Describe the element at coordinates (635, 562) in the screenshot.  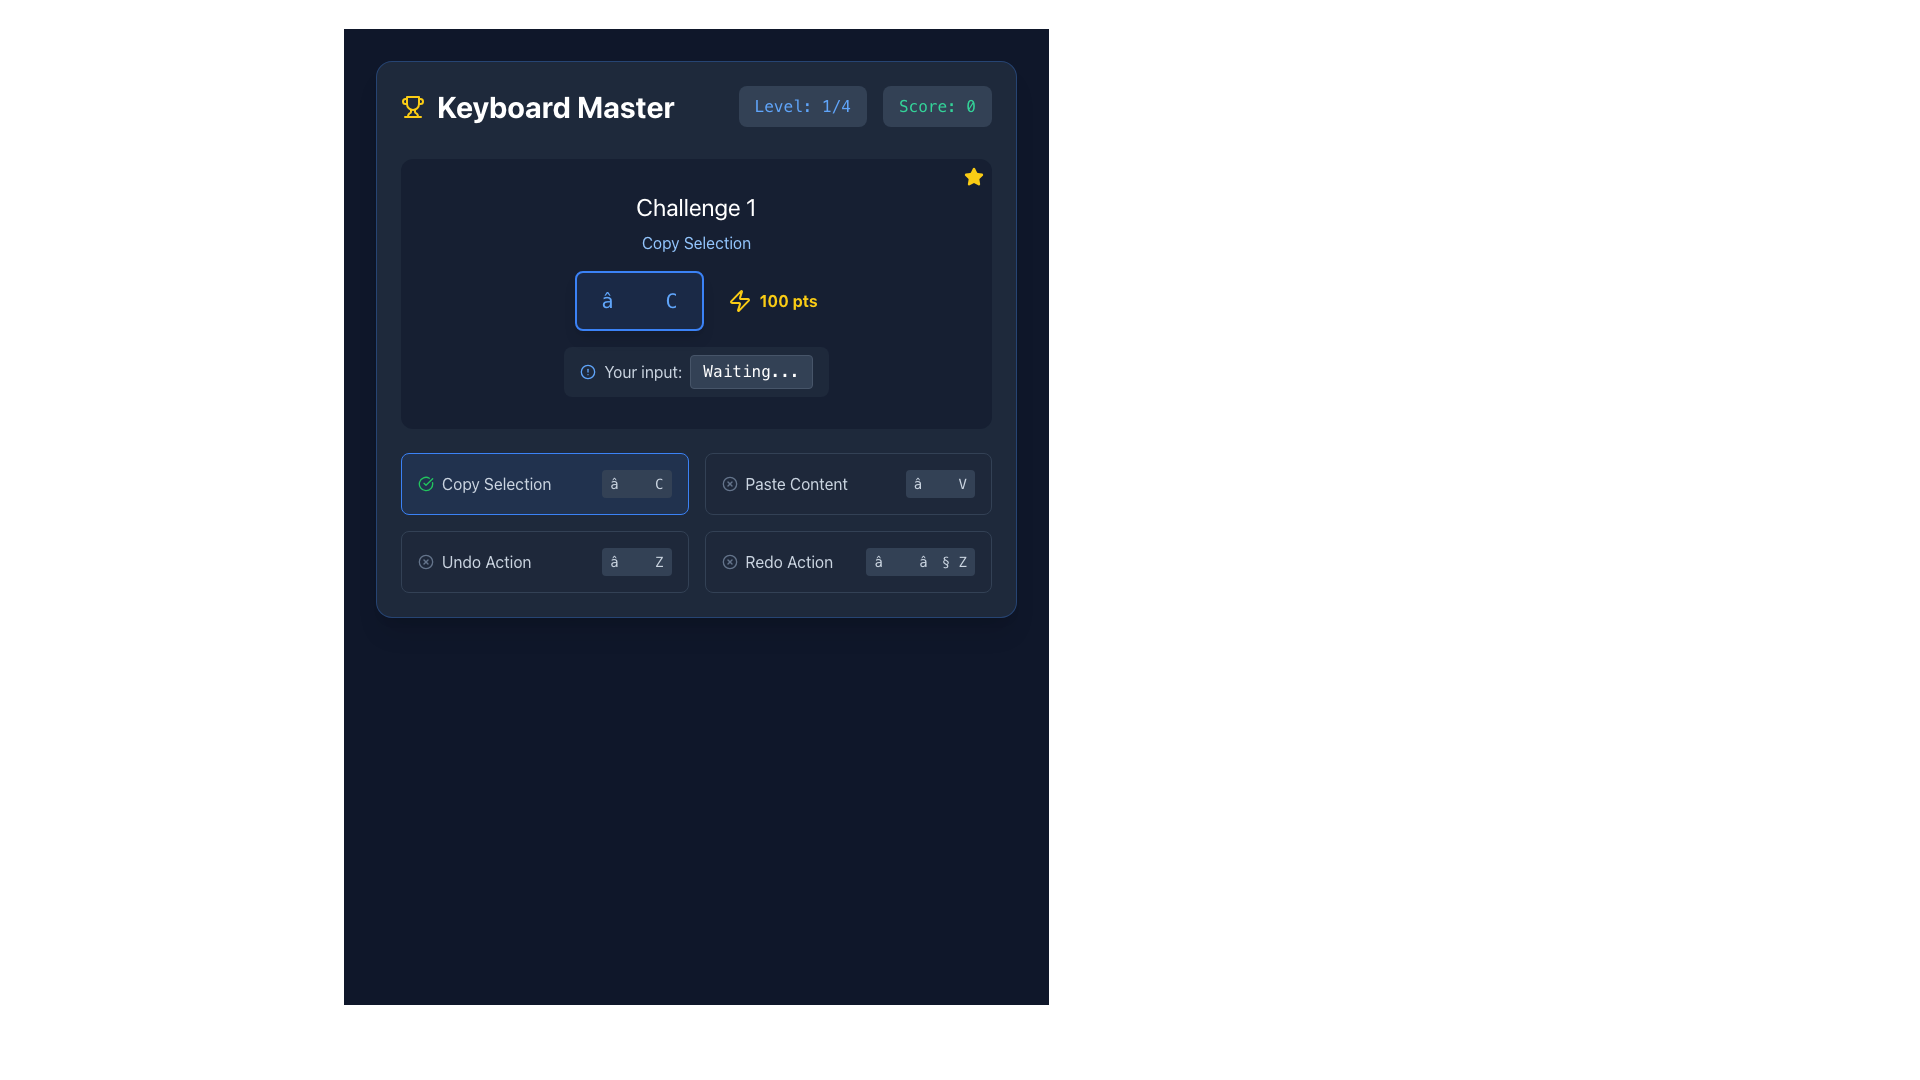
I see `the keyboard shortcut indicator for the 'Undo Action' functionality located at the bottom section of the interface` at that location.